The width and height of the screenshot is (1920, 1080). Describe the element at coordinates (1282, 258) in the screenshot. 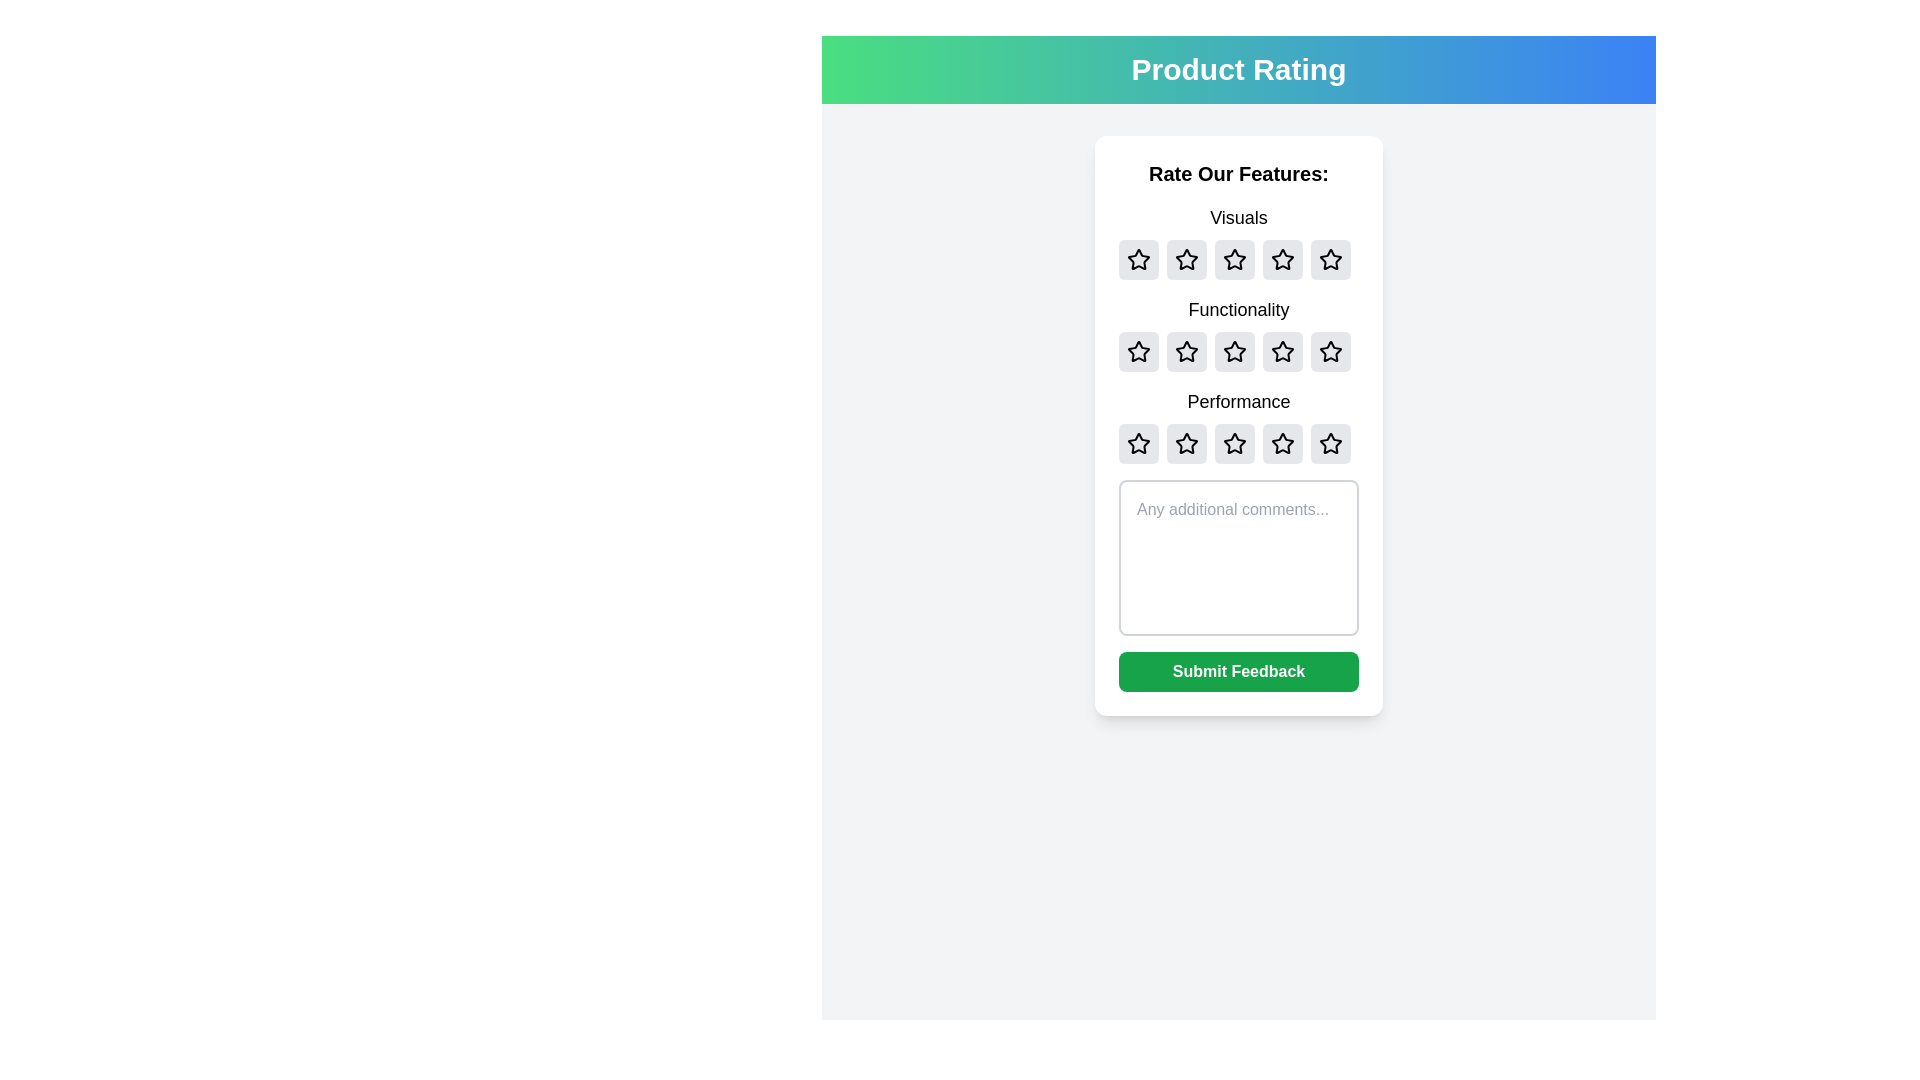

I see `the star icon button with a light gray background, which is the fourth element in the first row of rating stars` at that location.